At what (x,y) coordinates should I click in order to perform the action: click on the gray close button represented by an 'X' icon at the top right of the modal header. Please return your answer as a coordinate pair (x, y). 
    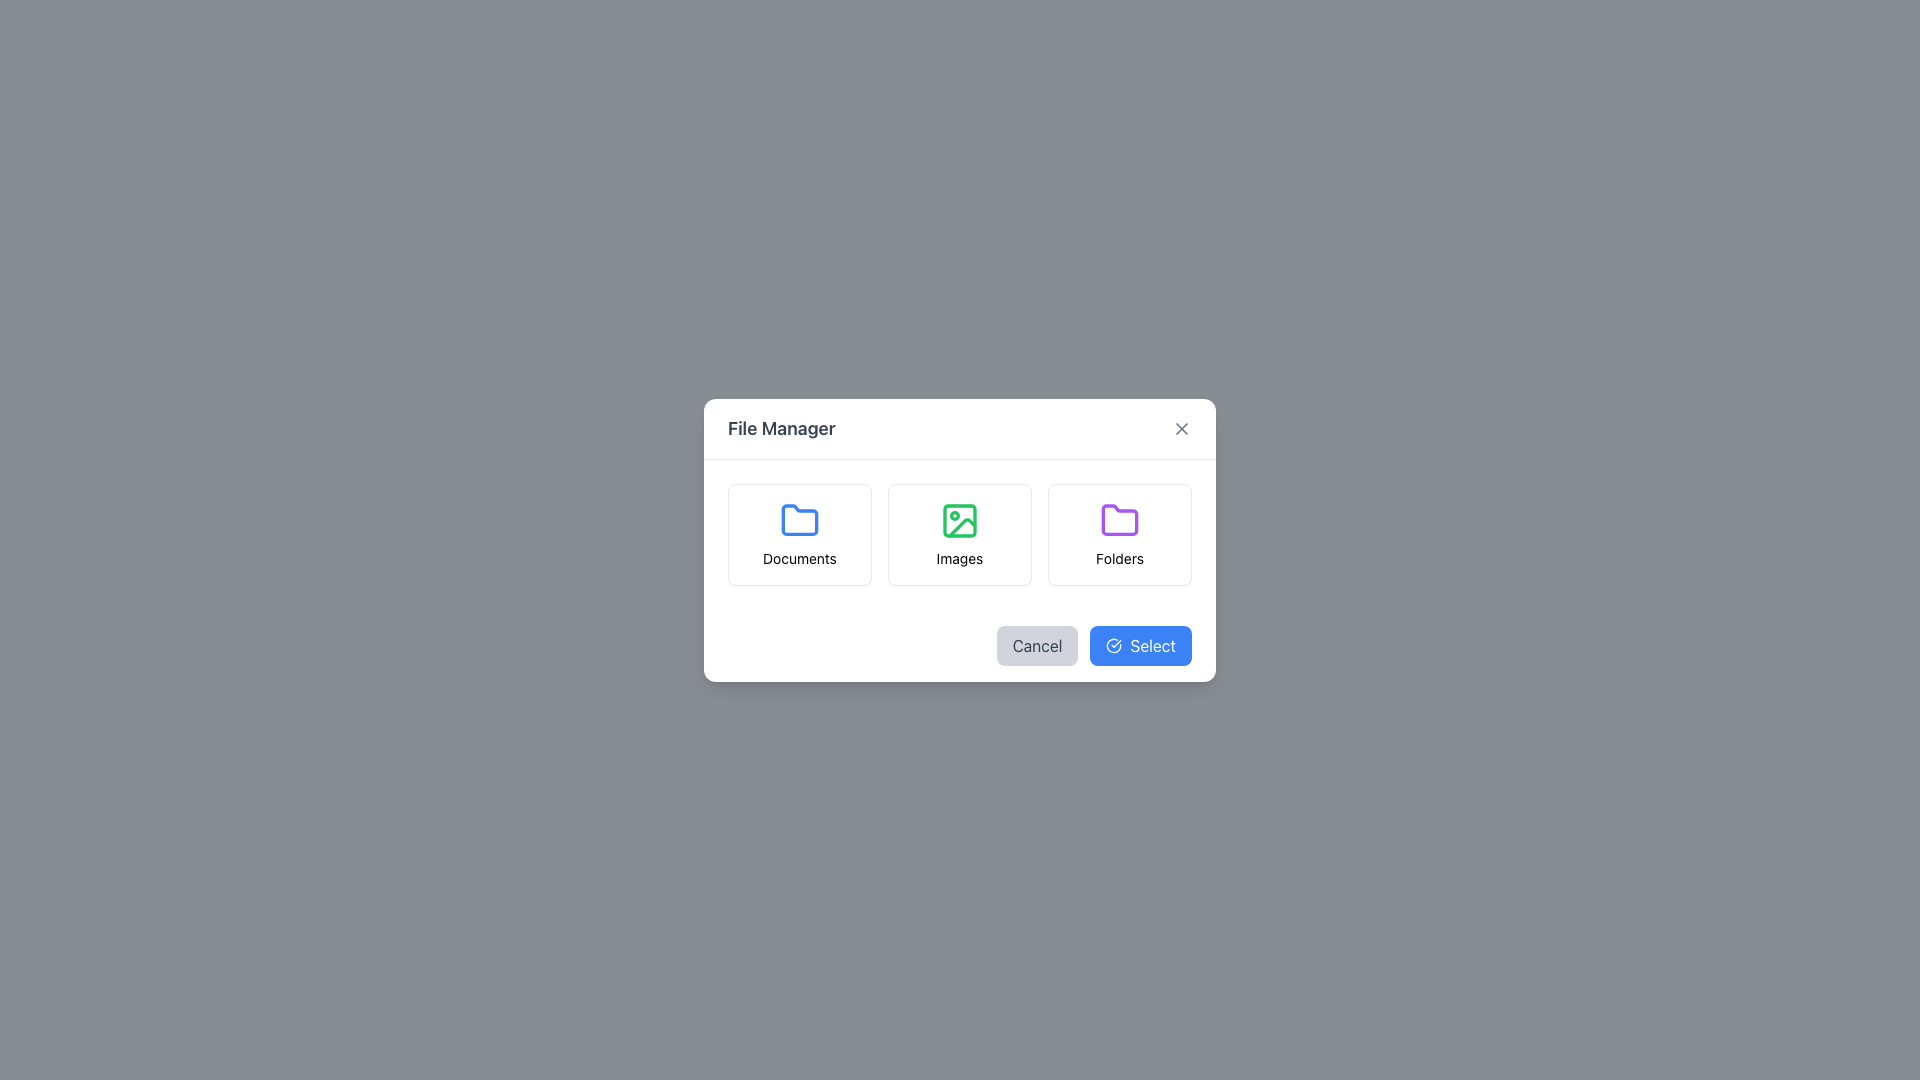
    Looking at the image, I should click on (1181, 427).